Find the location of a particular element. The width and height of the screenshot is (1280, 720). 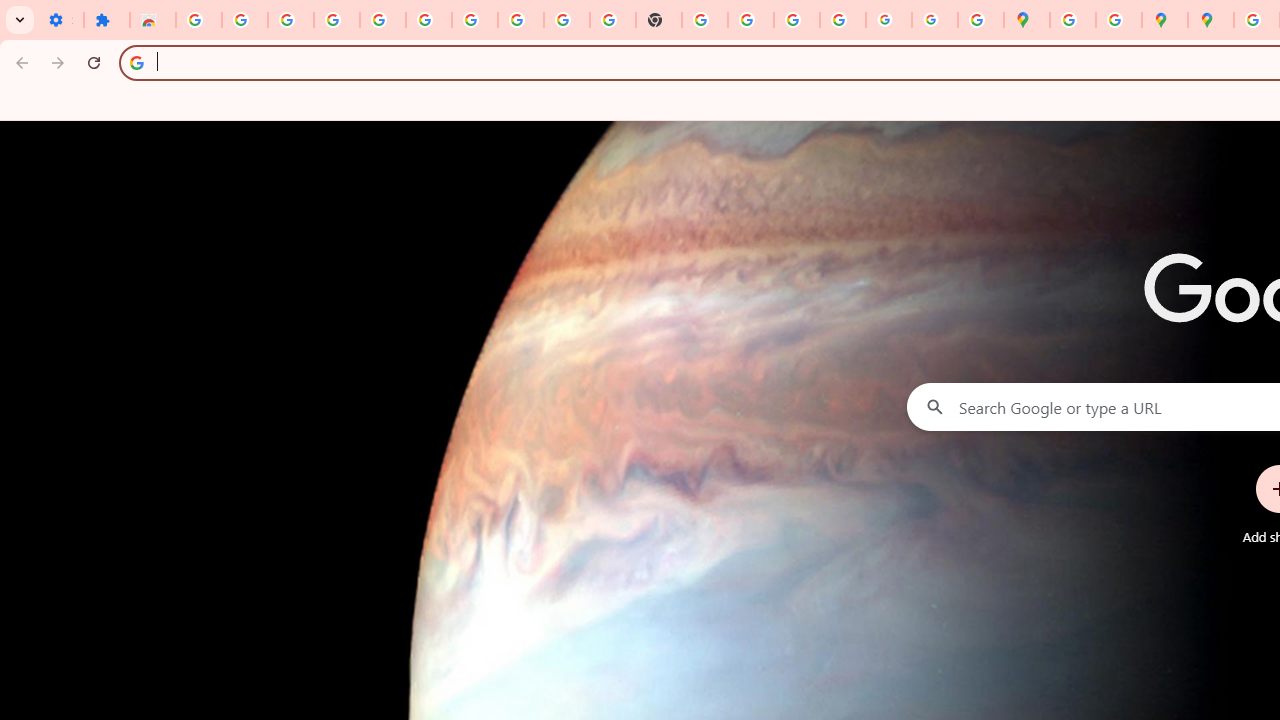

'Back' is located at coordinates (19, 61).